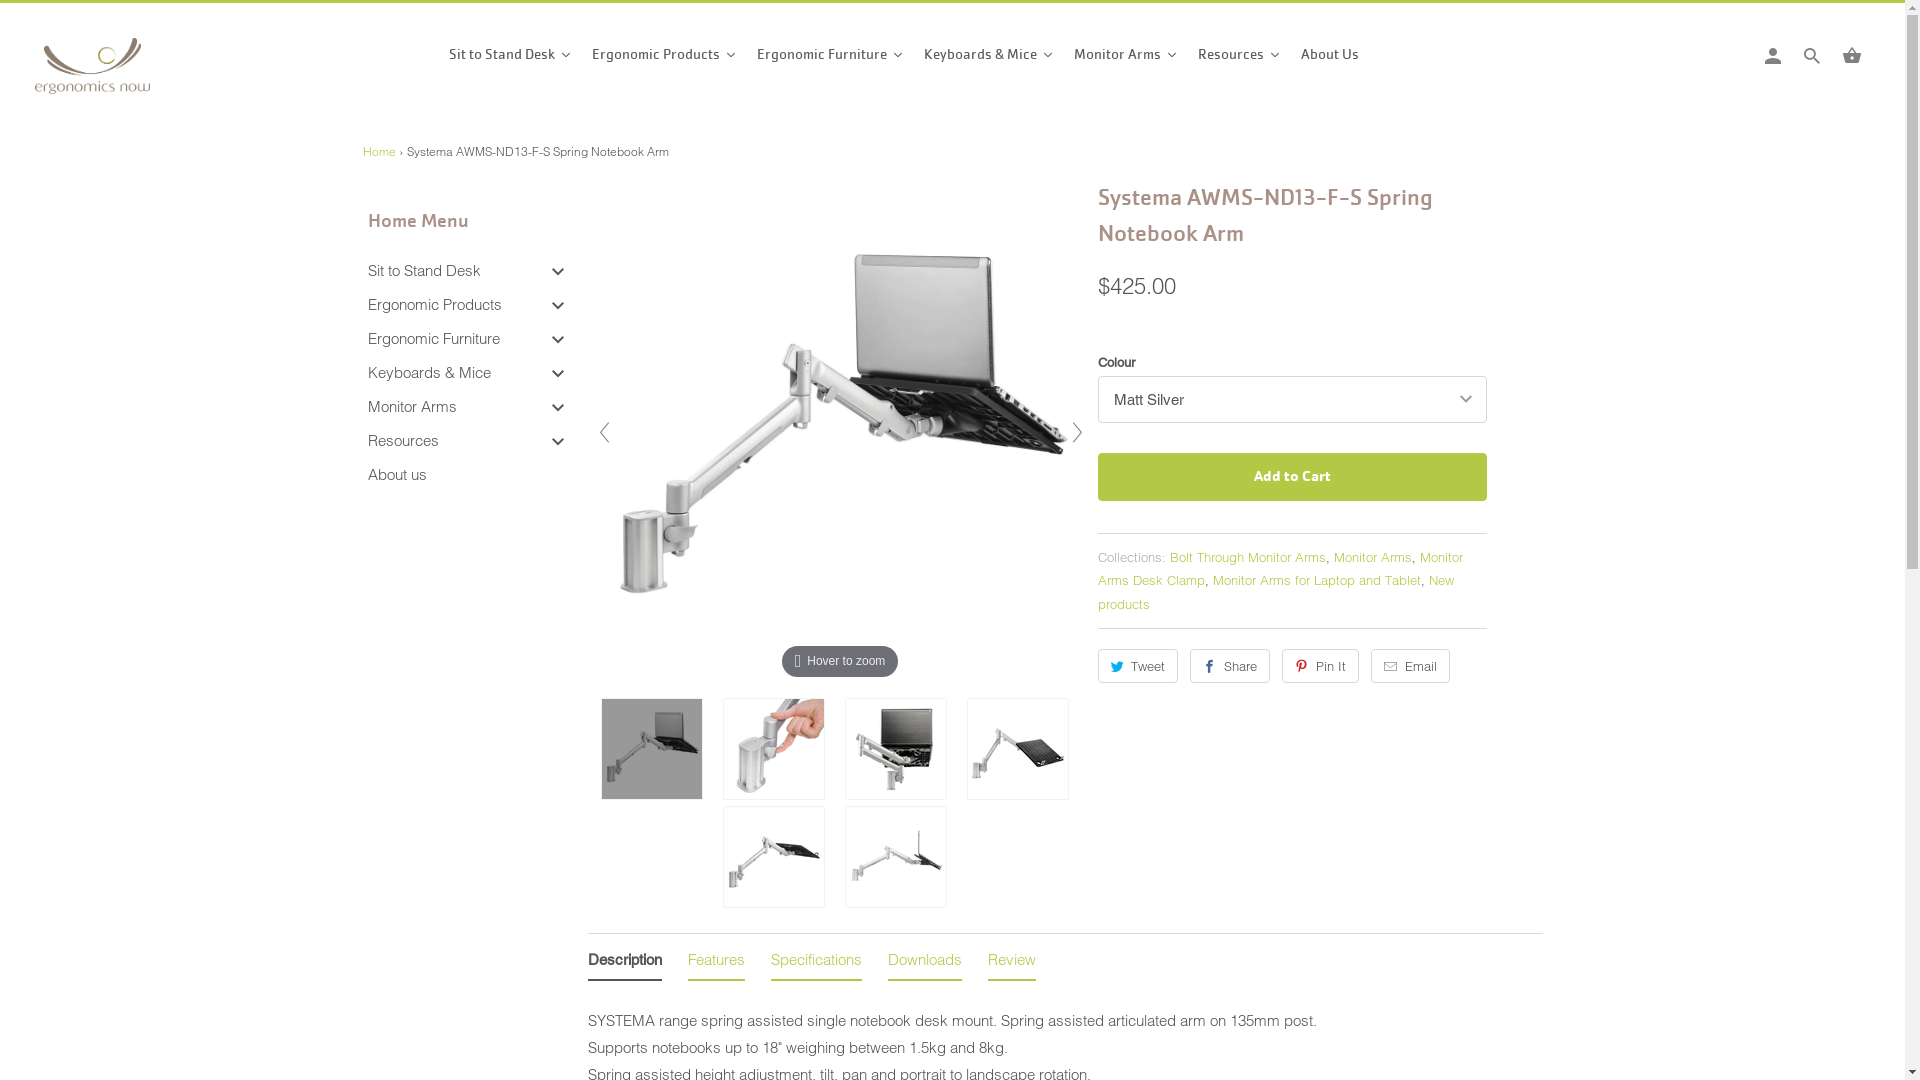 This screenshot has height=1080, width=1920. What do you see at coordinates (368, 474) in the screenshot?
I see `'About us'` at bounding box center [368, 474].